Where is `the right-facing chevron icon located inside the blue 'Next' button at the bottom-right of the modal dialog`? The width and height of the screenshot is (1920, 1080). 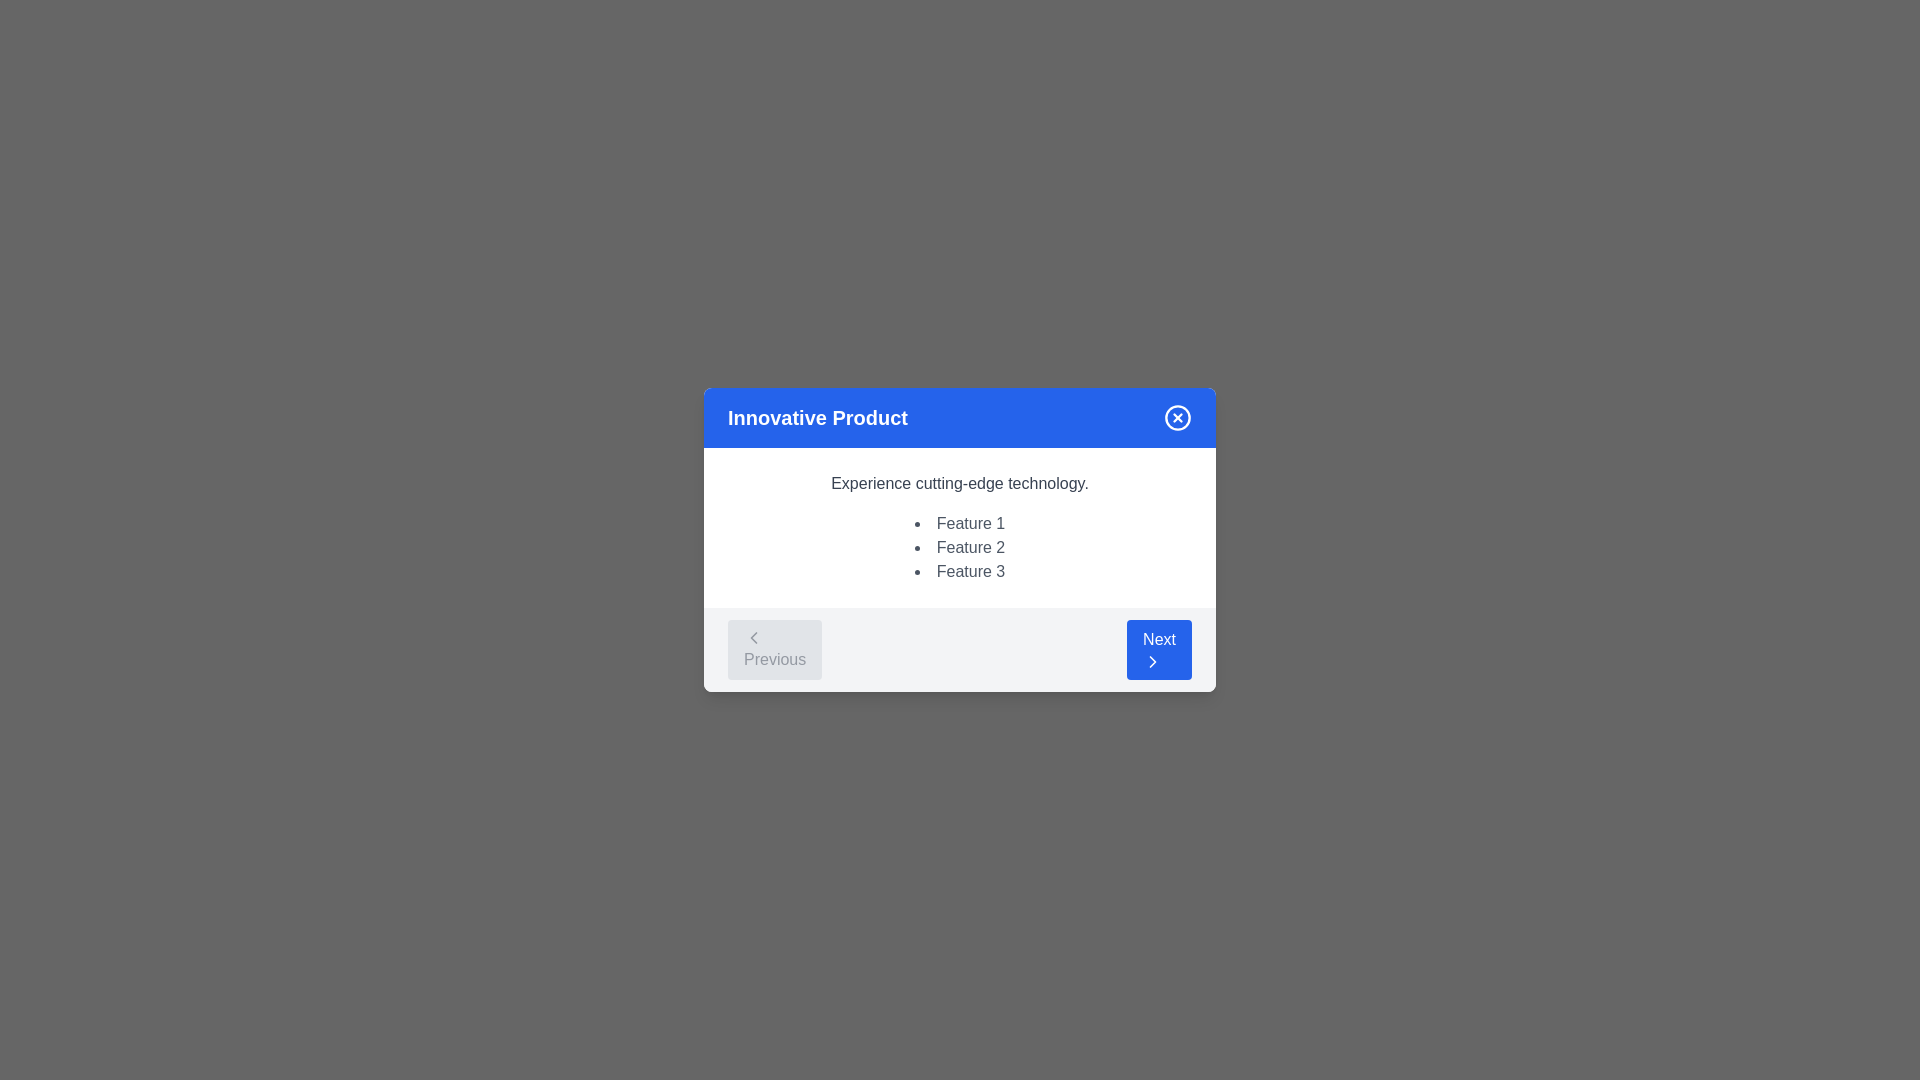
the right-facing chevron icon located inside the blue 'Next' button at the bottom-right of the modal dialog is located at coordinates (1153, 662).